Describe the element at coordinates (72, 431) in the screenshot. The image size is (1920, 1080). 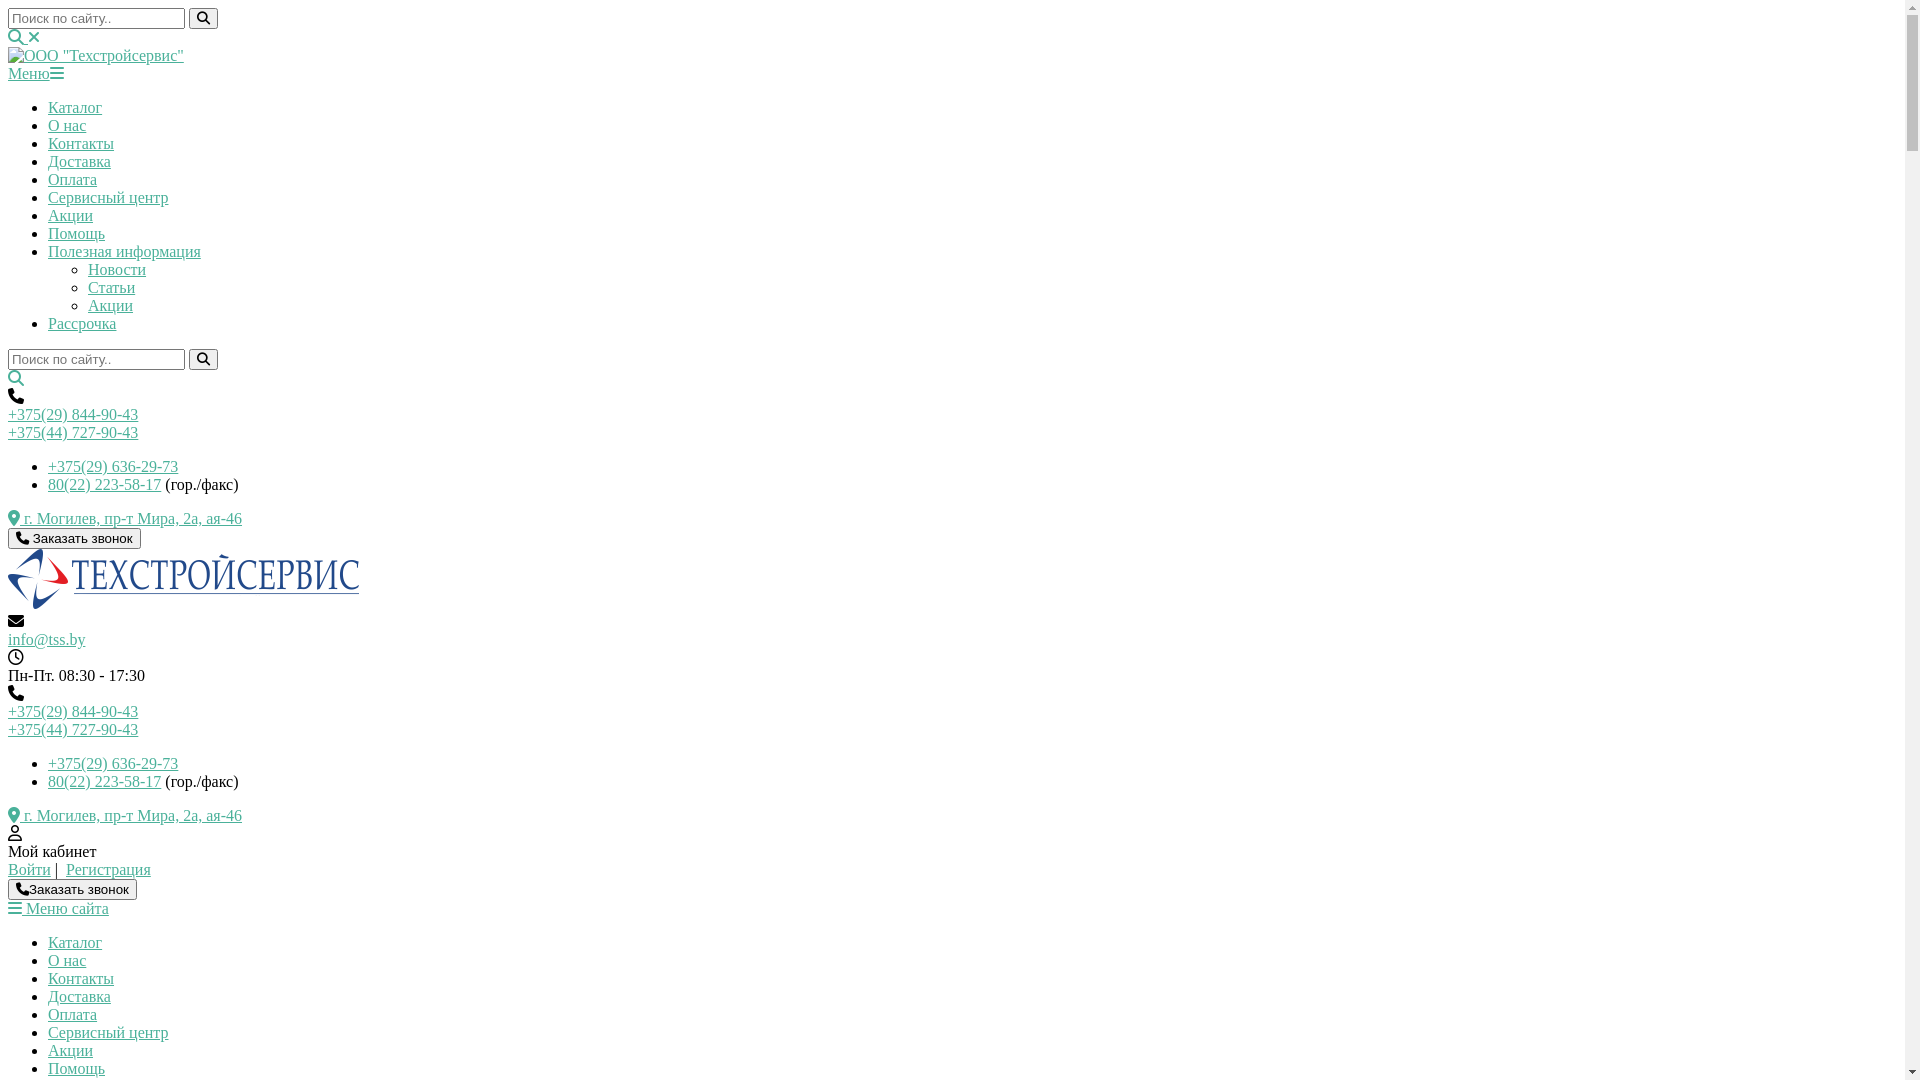
I see `'+375(44) 727-90-43'` at that location.